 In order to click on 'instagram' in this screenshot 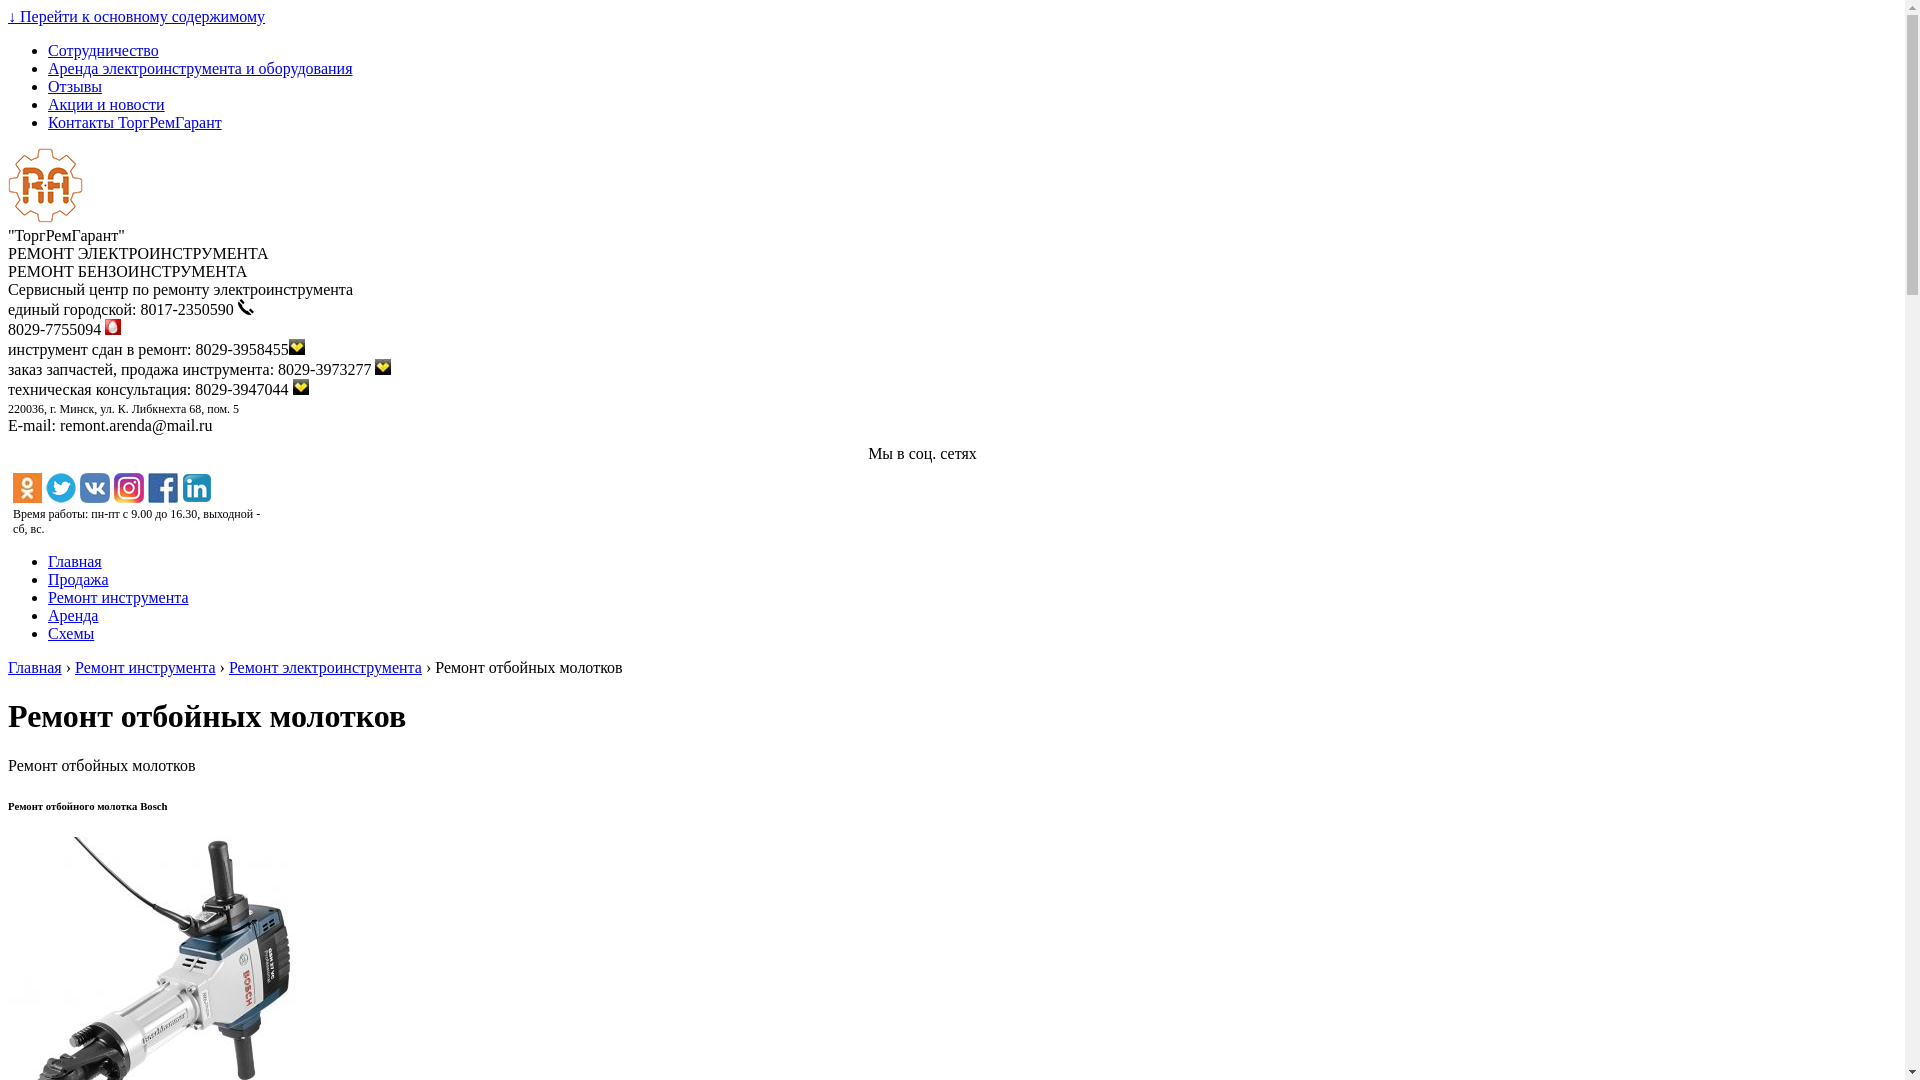, I will do `click(128, 488)`.